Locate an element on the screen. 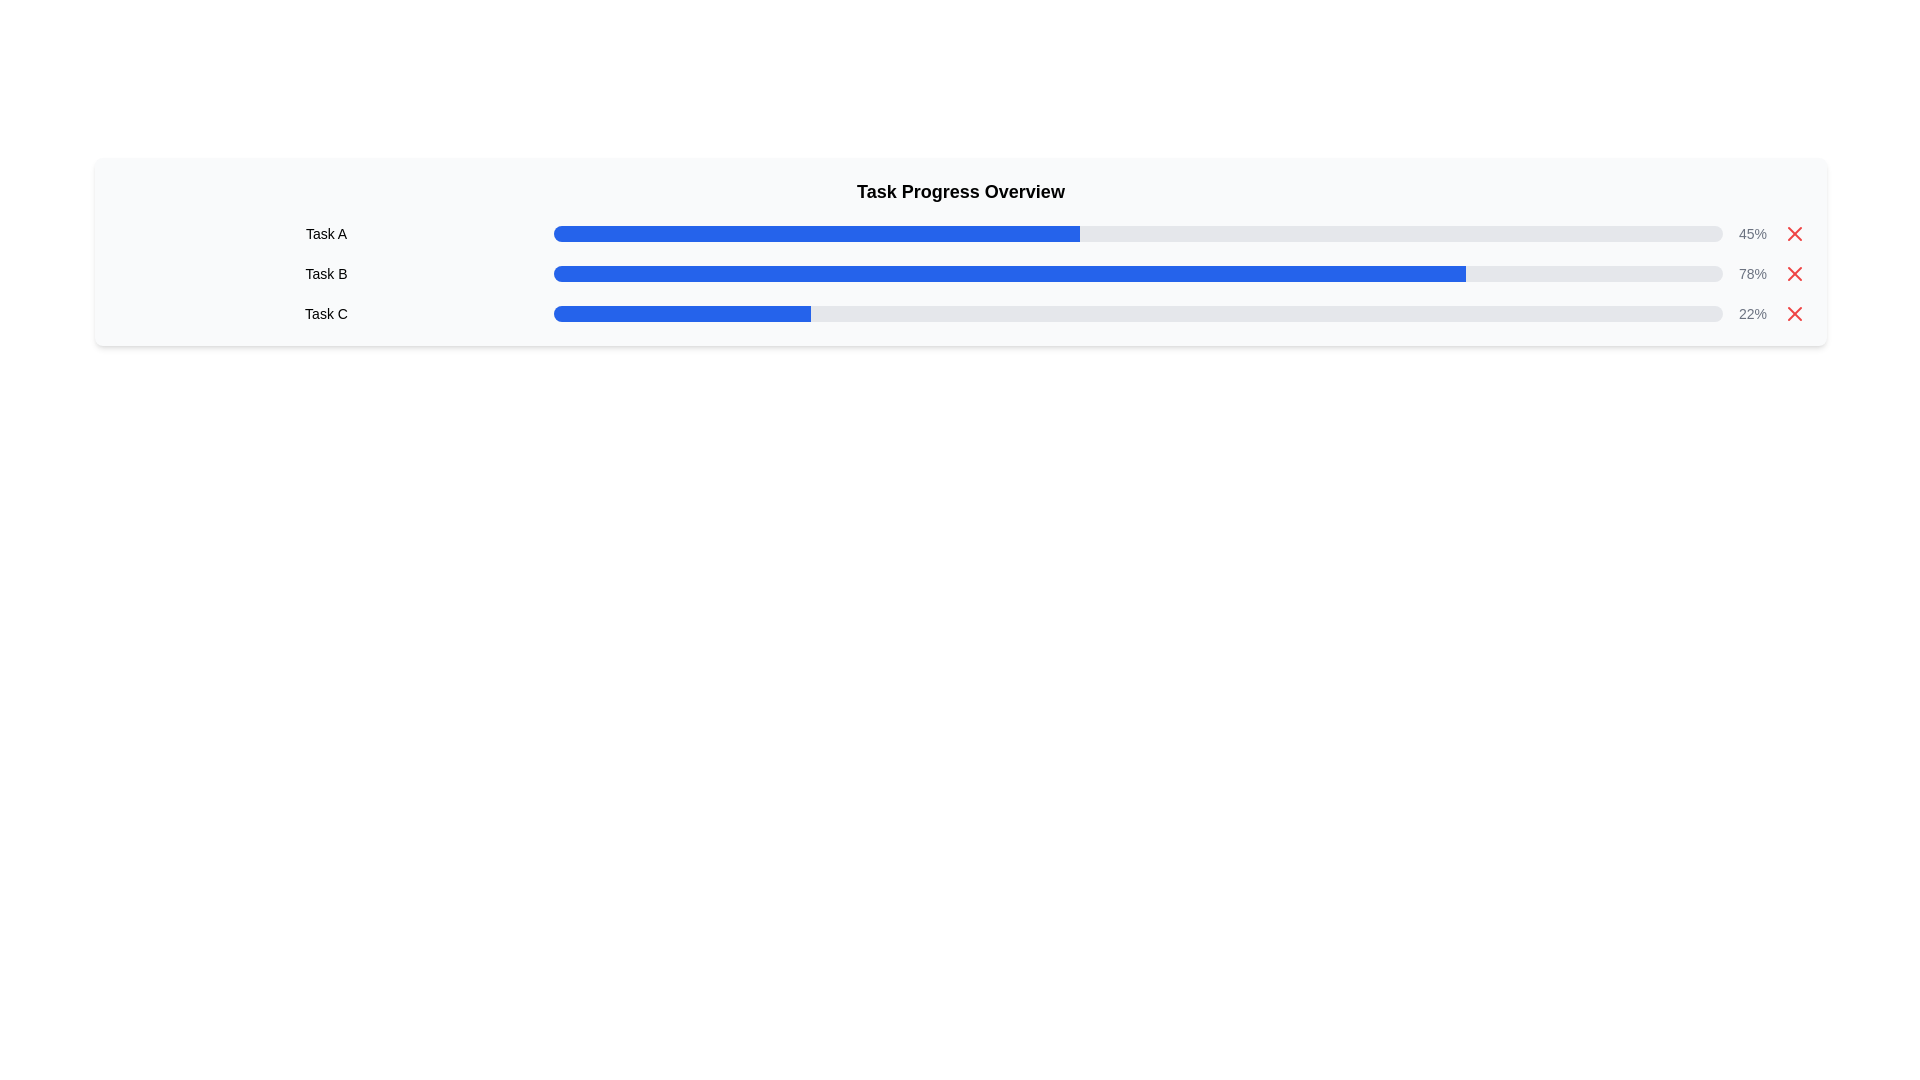 Image resolution: width=1920 pixels, height=1080 pixels. the filled portion of the progress bar segment associated with 'Task C' is located at coordinates (682, 313).